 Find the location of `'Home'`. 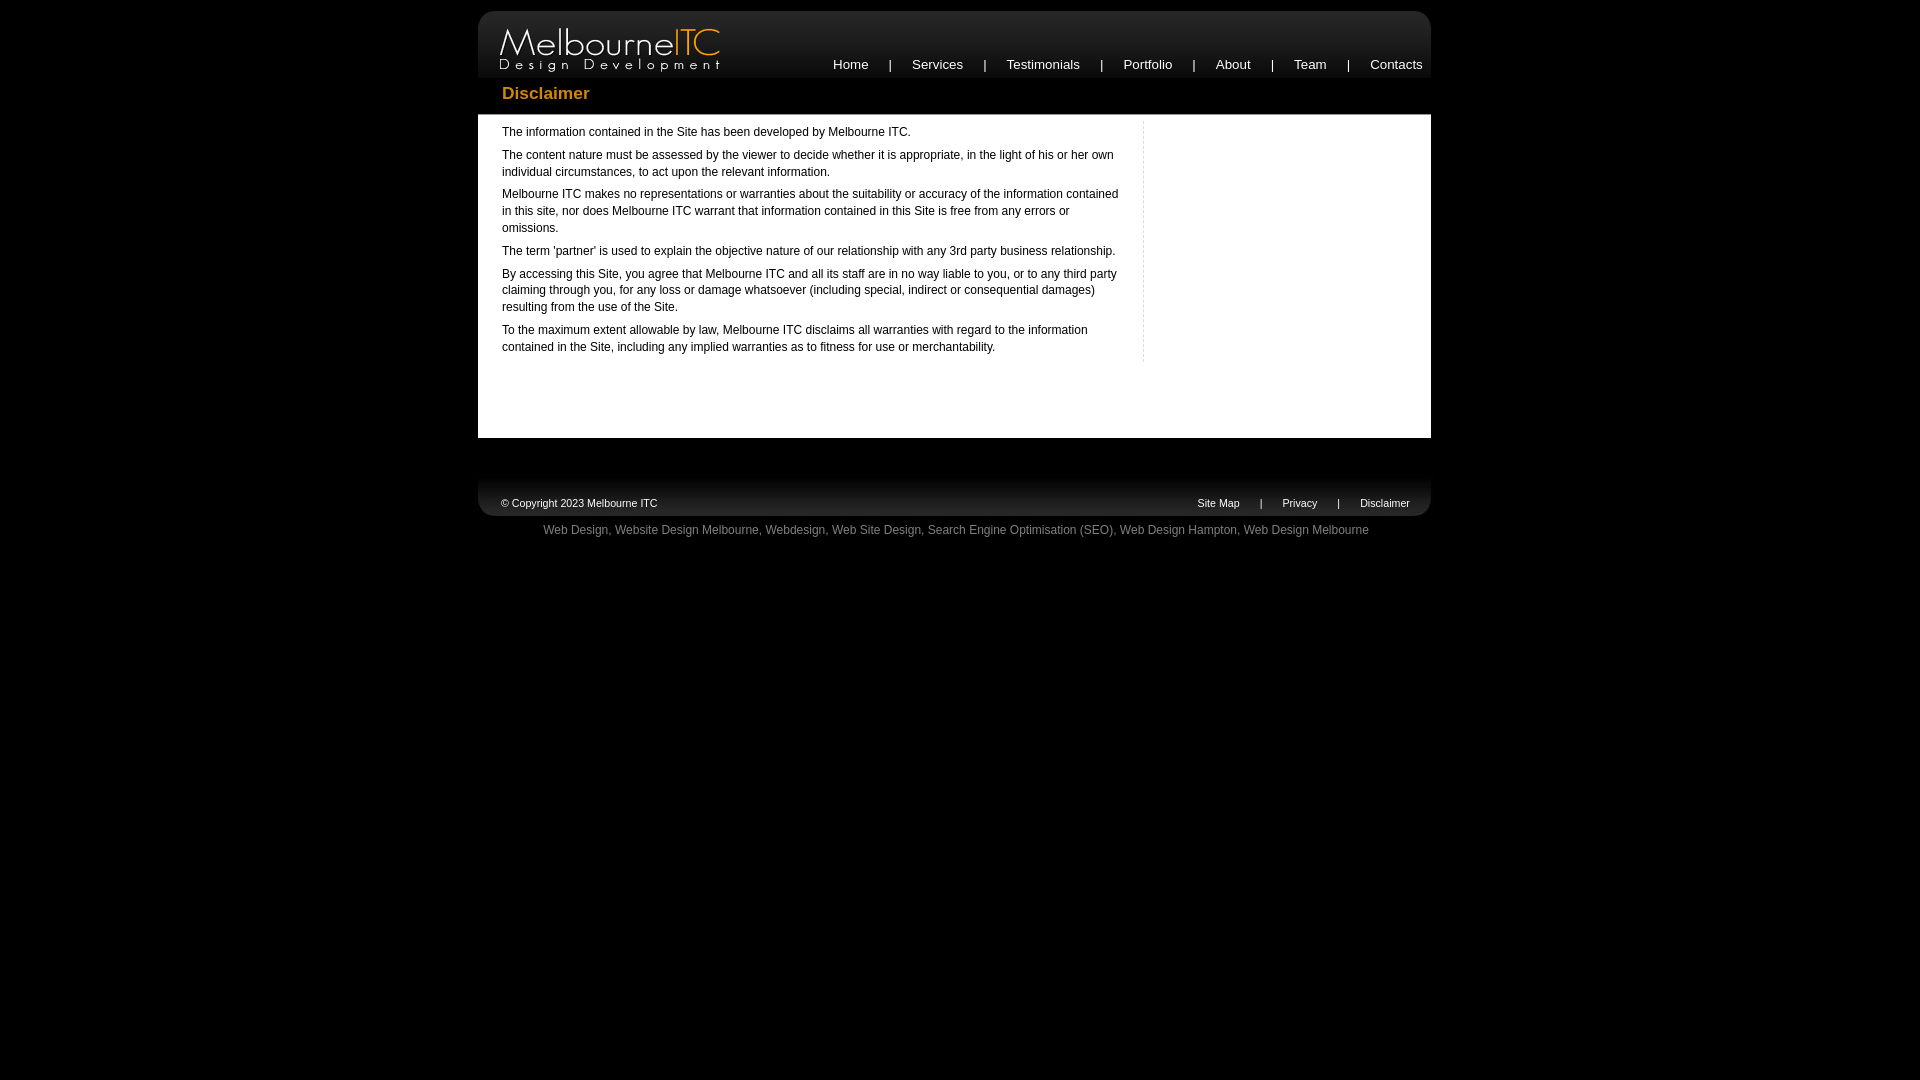

'Home' is located at coordinates (850, 63).